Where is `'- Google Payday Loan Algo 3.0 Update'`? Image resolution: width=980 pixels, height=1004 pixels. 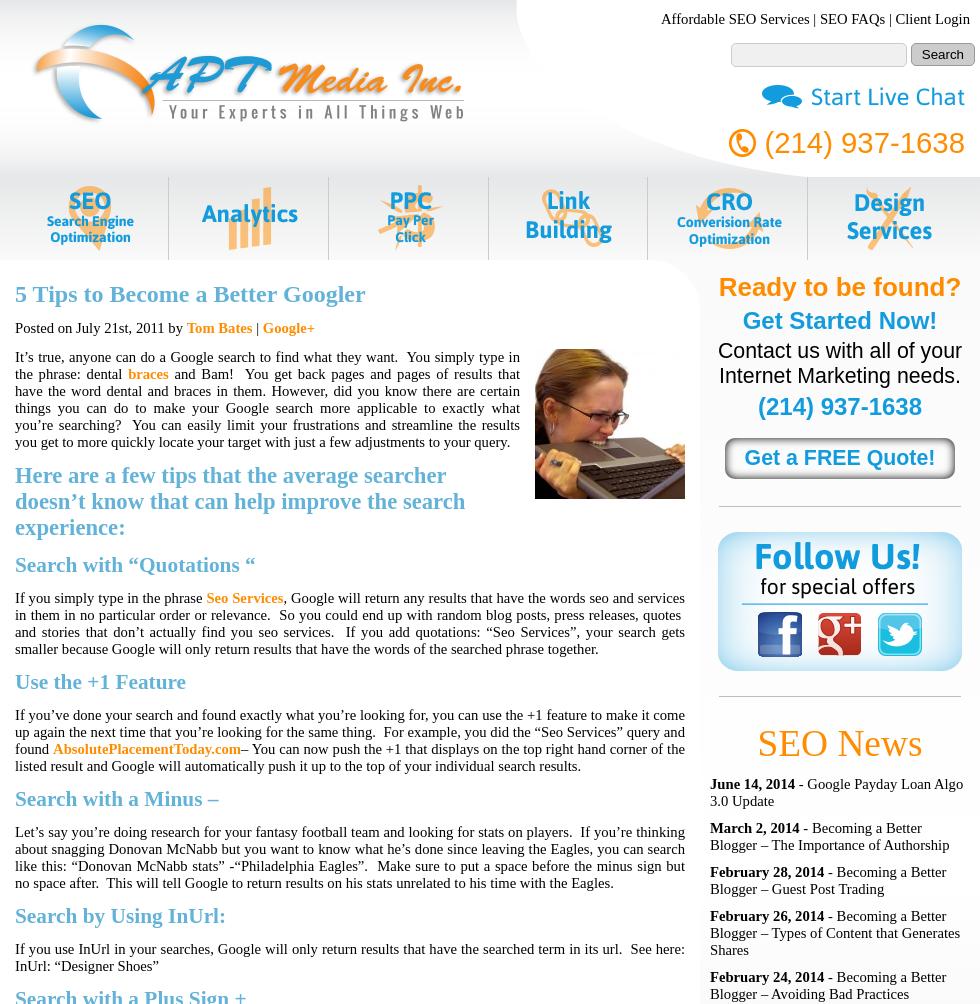 '- Google Payday Loan Algo 3.0 Update' is located at coordinates (710, 792).